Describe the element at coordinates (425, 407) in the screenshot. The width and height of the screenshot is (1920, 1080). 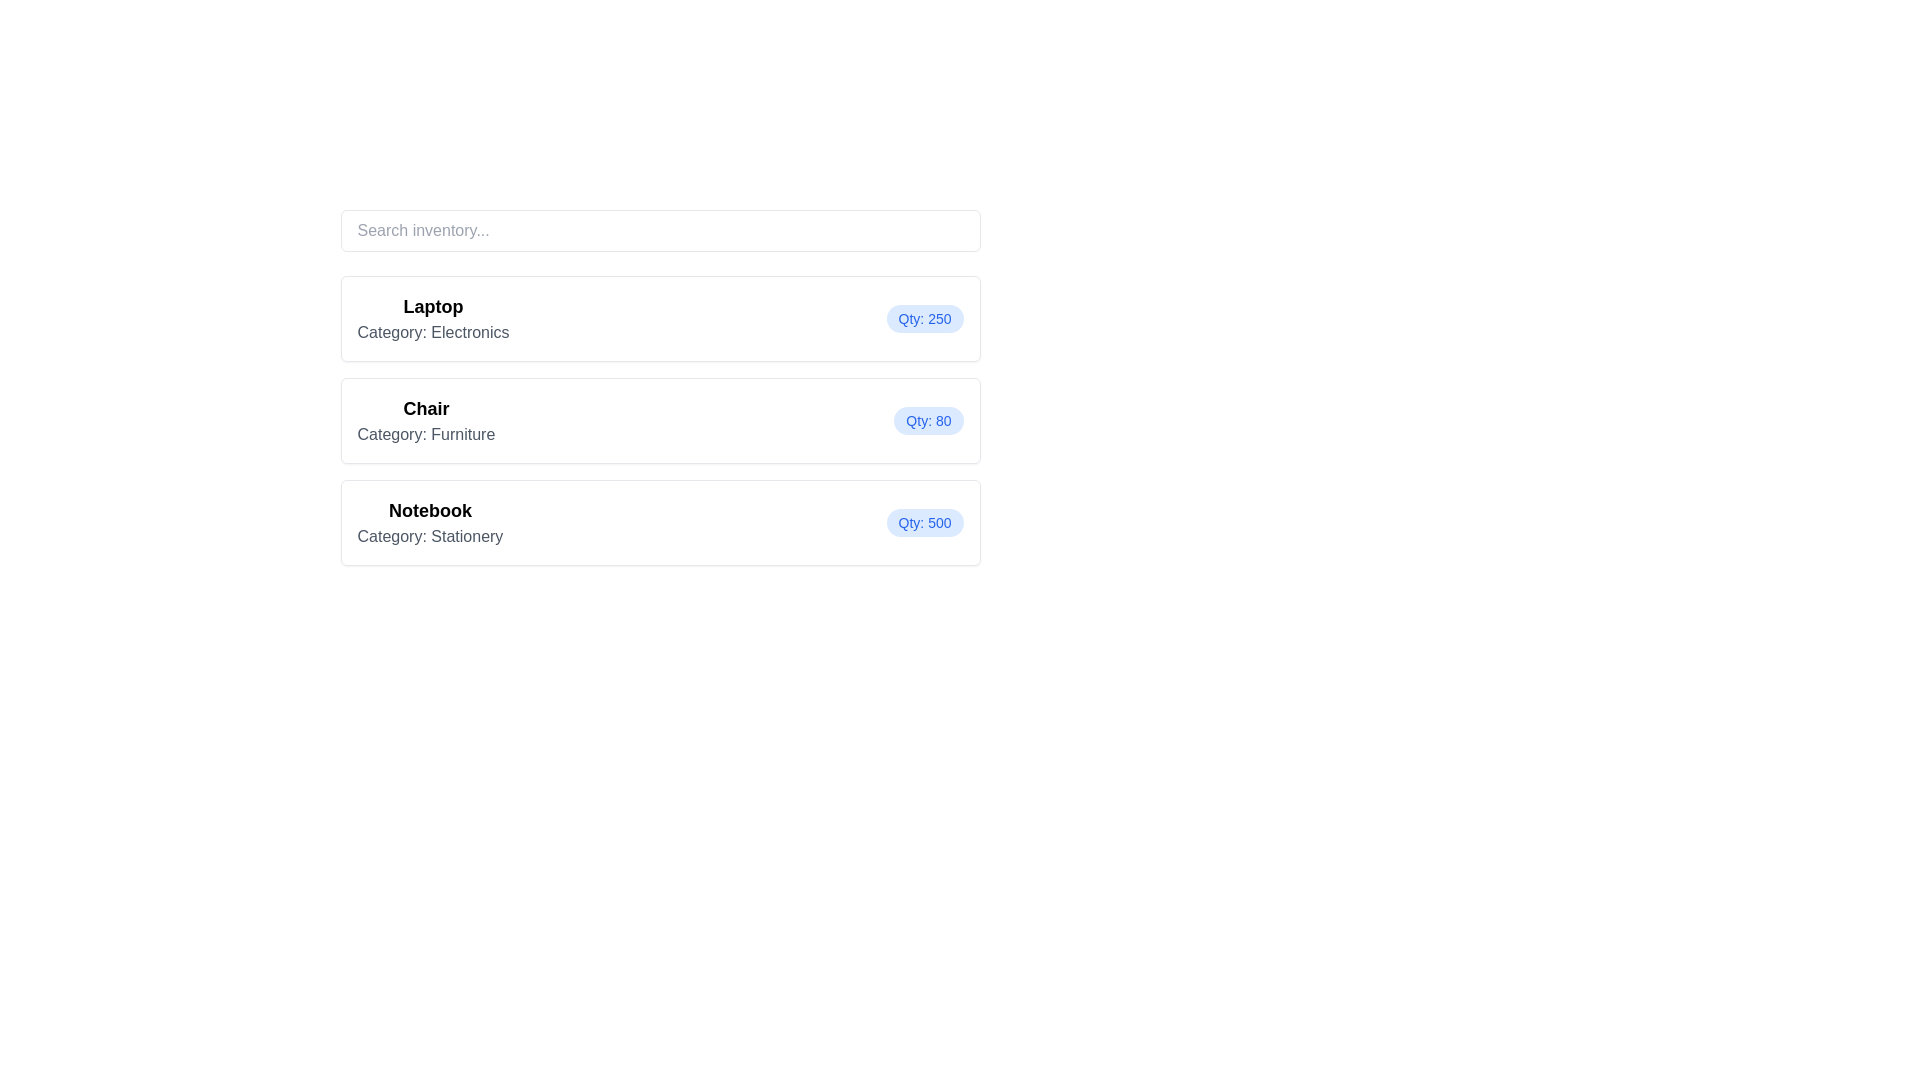
I see `text of the Label or heading that indicates the type of product in the catalog, located above the text 'Category: Furniture' in the middle section of the vertical list layout` at that location.